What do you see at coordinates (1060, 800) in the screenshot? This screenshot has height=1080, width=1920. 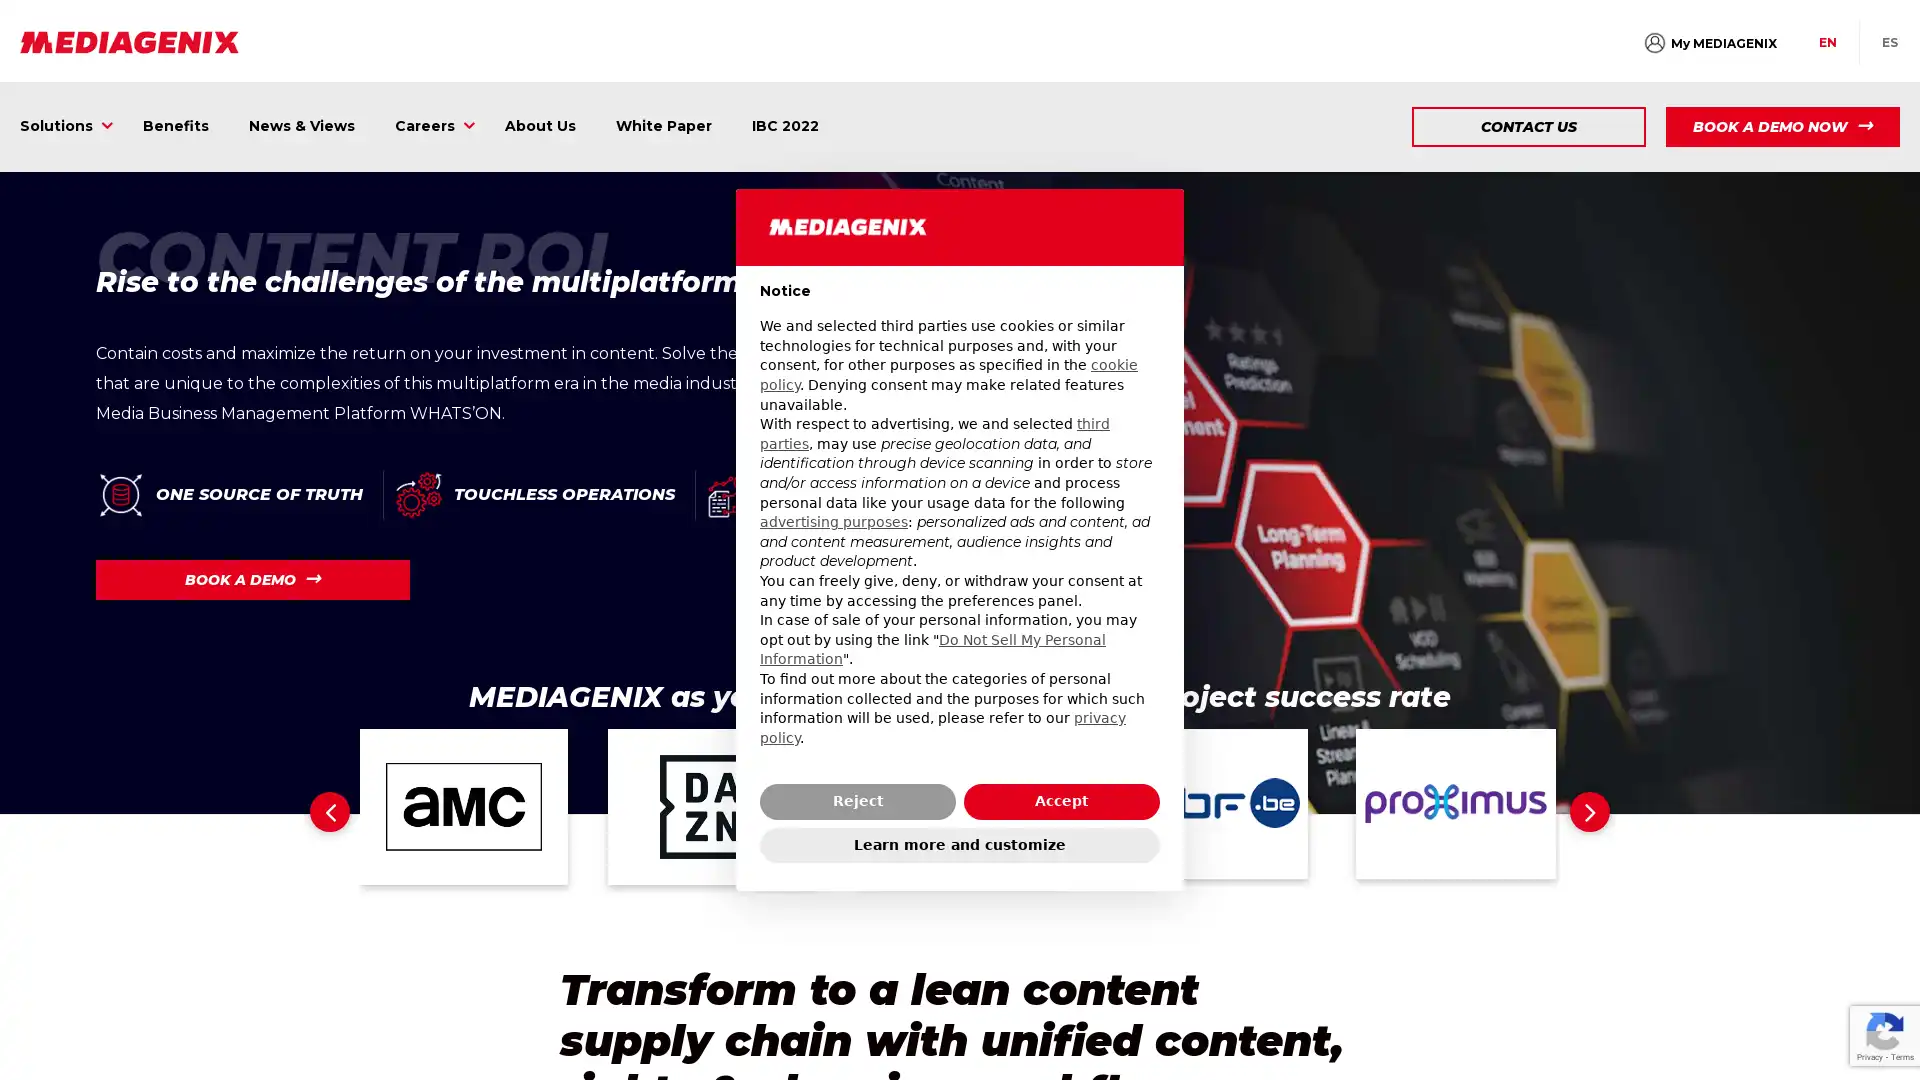 I see `Accept` at bounding box center [1060, 800].